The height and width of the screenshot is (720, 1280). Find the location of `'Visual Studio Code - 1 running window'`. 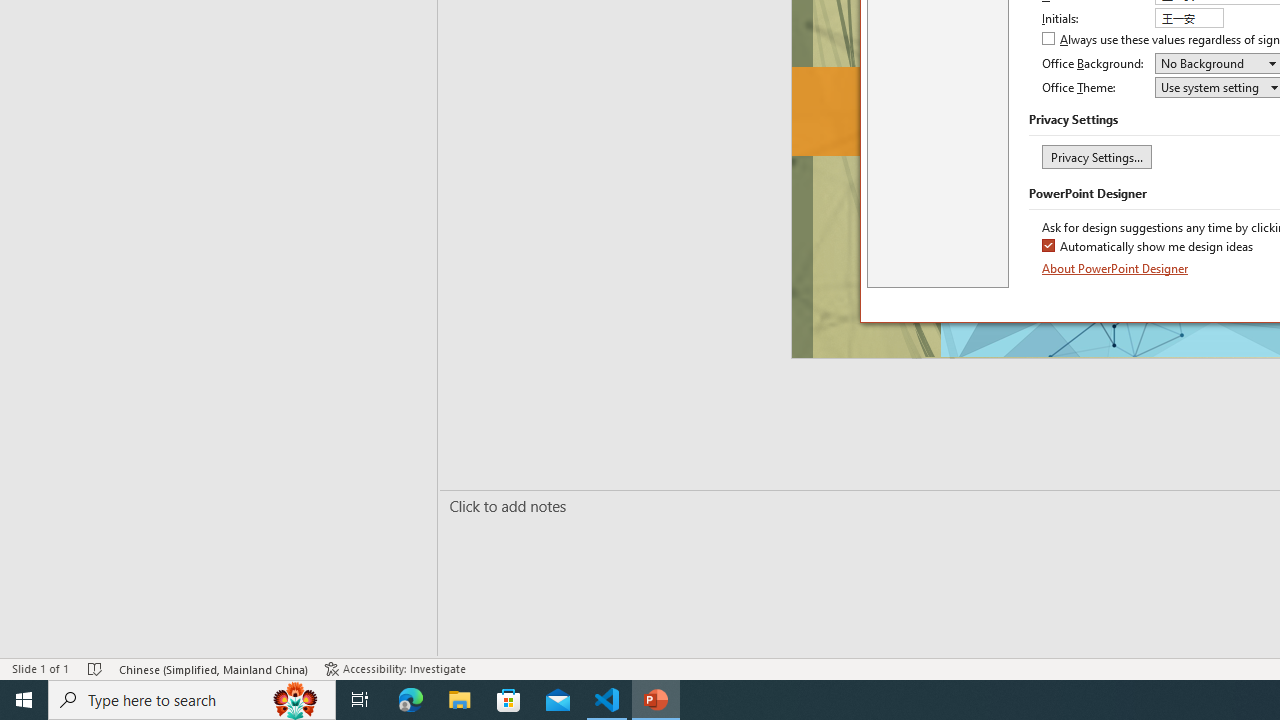

'Visual Studio Code - 1 running window' is located at coordinates (606, 698).